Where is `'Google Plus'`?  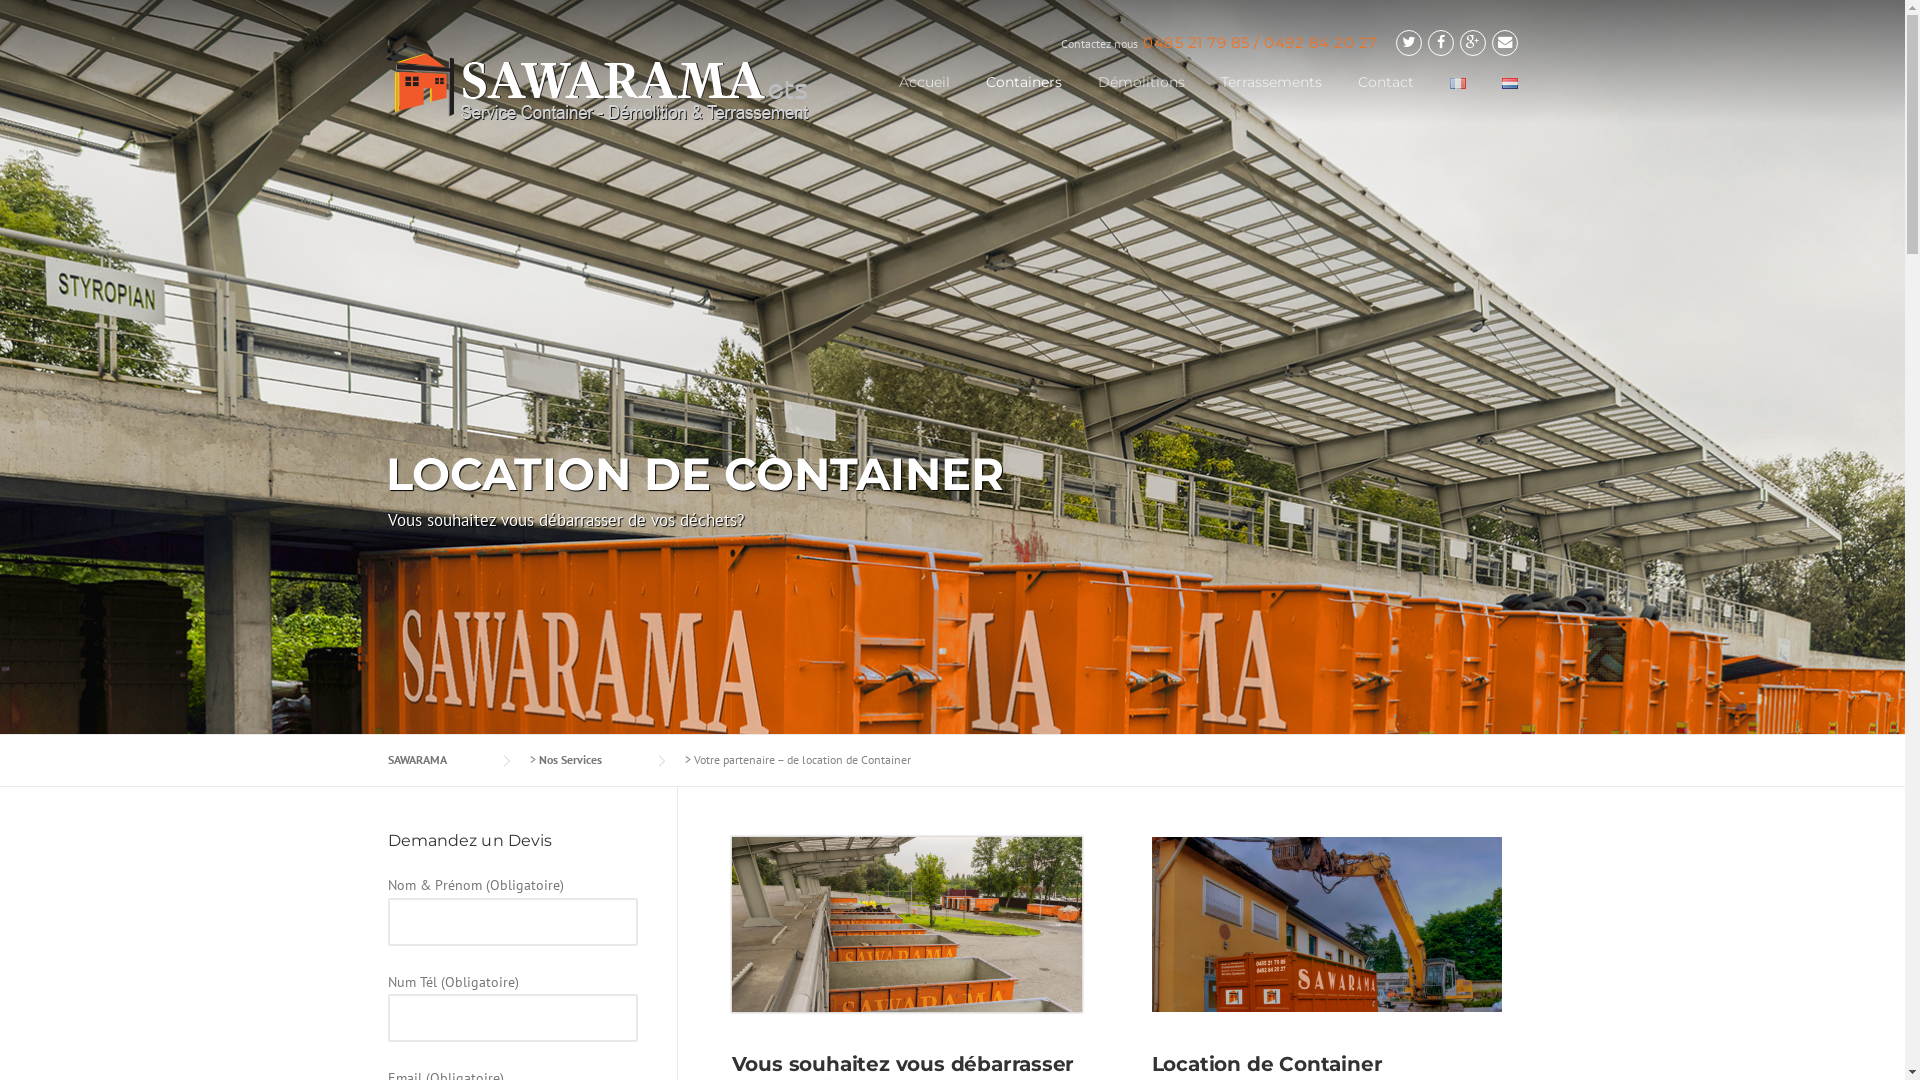
'Google Plus' is located at coordinates (1473, 42).